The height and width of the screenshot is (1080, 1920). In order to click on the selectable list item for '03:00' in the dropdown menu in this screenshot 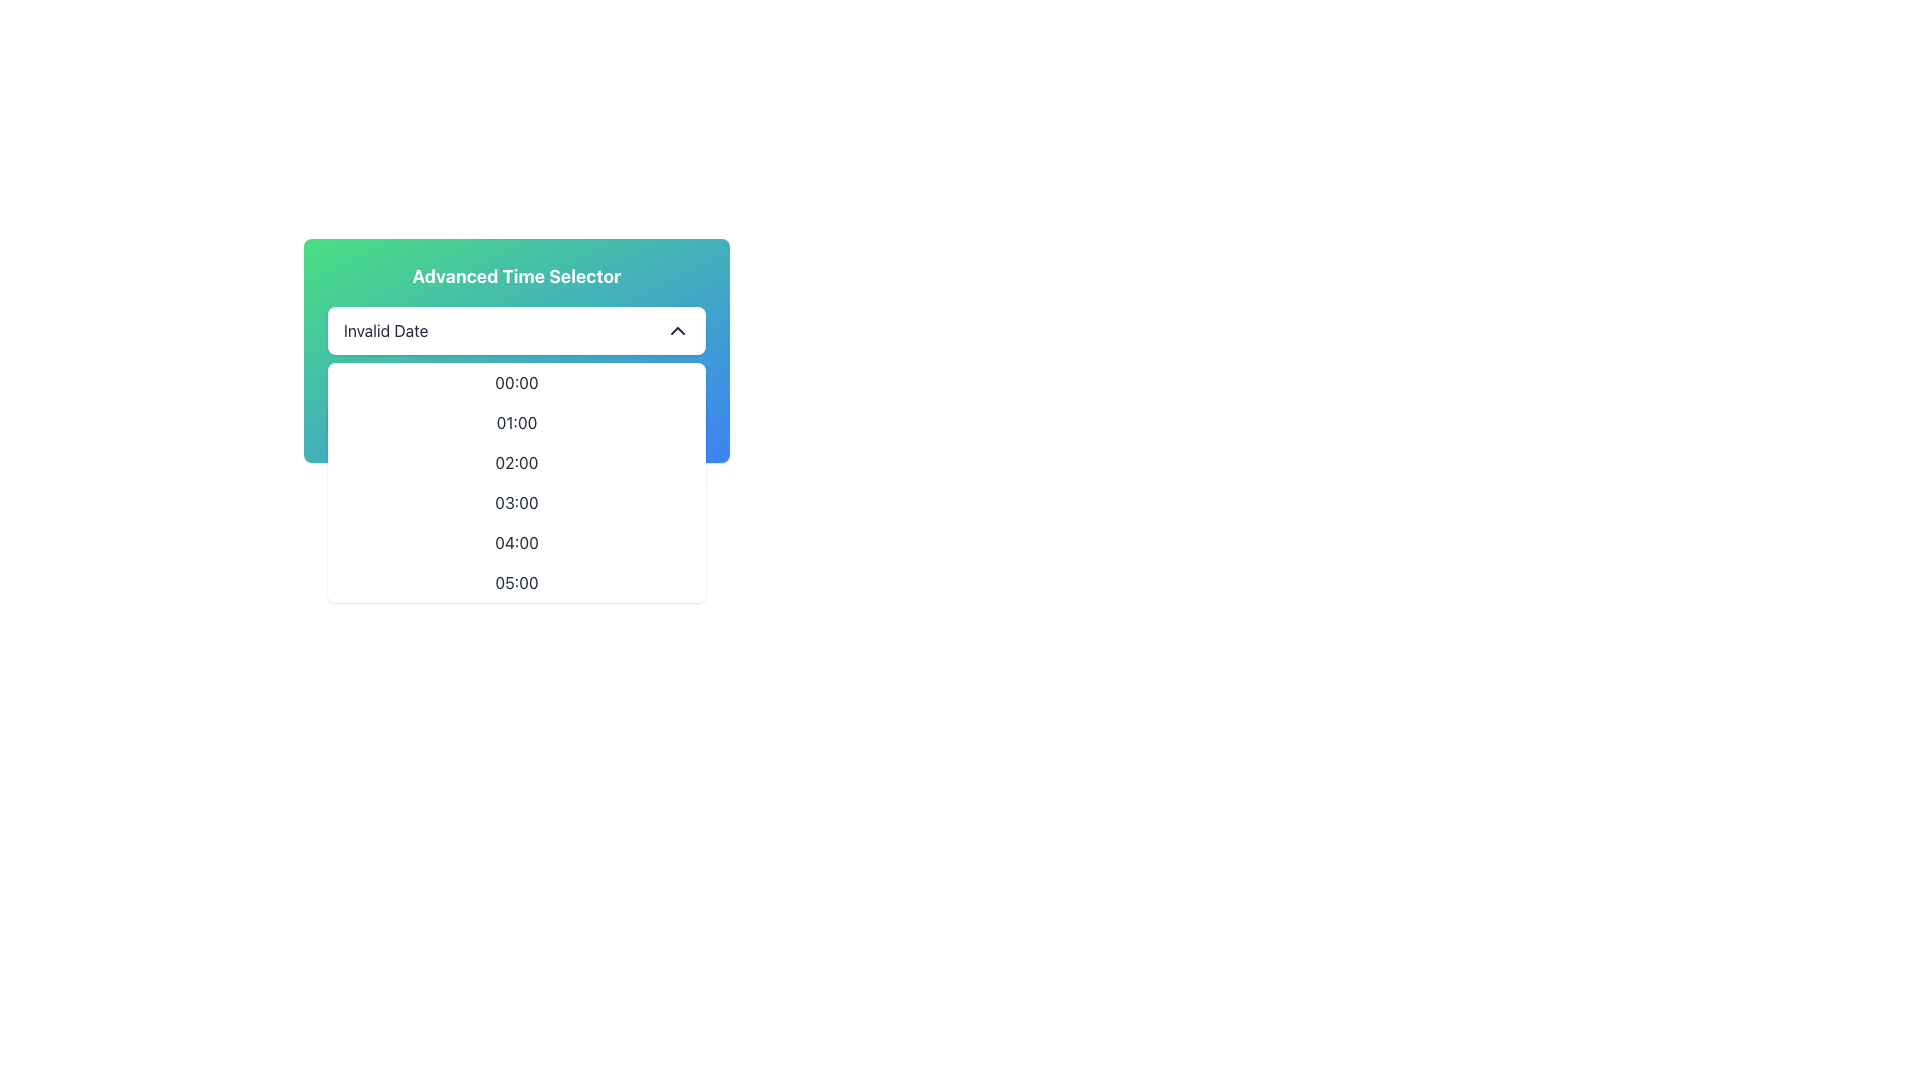, I will do `click(517, 501)`.